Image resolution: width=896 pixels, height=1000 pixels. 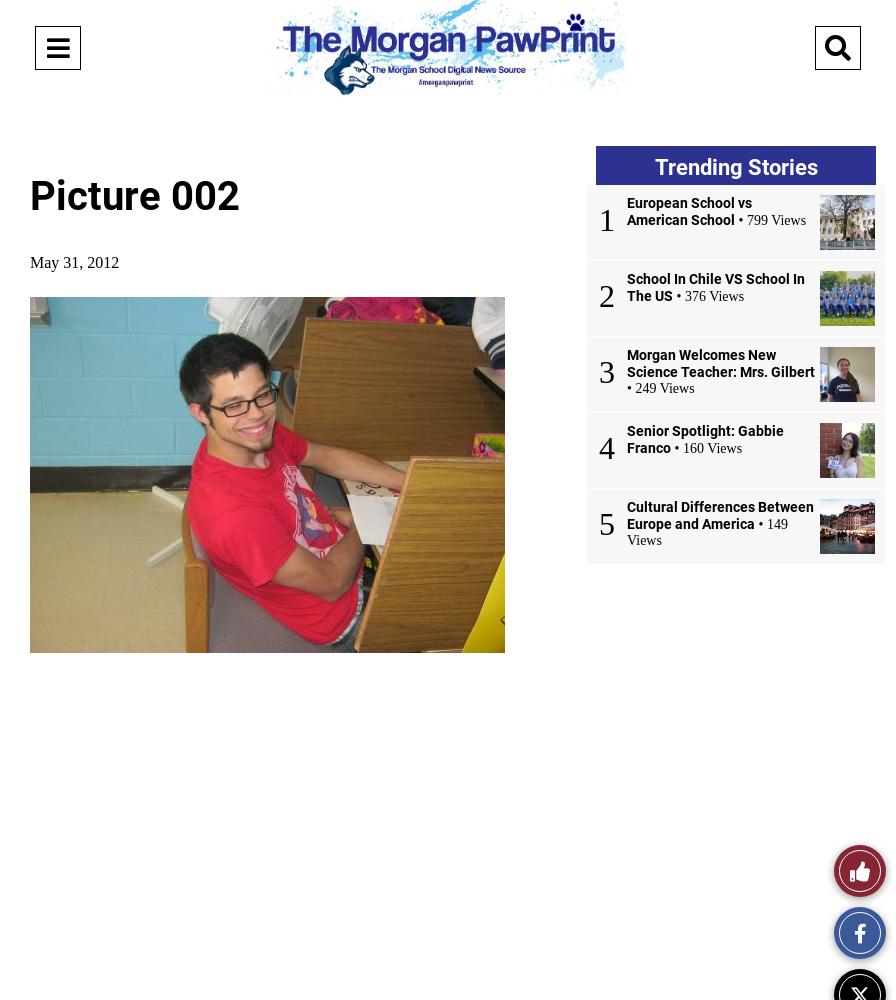 What do you see at coordinates (707, 532) in the screenshot?
I see `'•  149 Views'` at bounding box center [707, 532].